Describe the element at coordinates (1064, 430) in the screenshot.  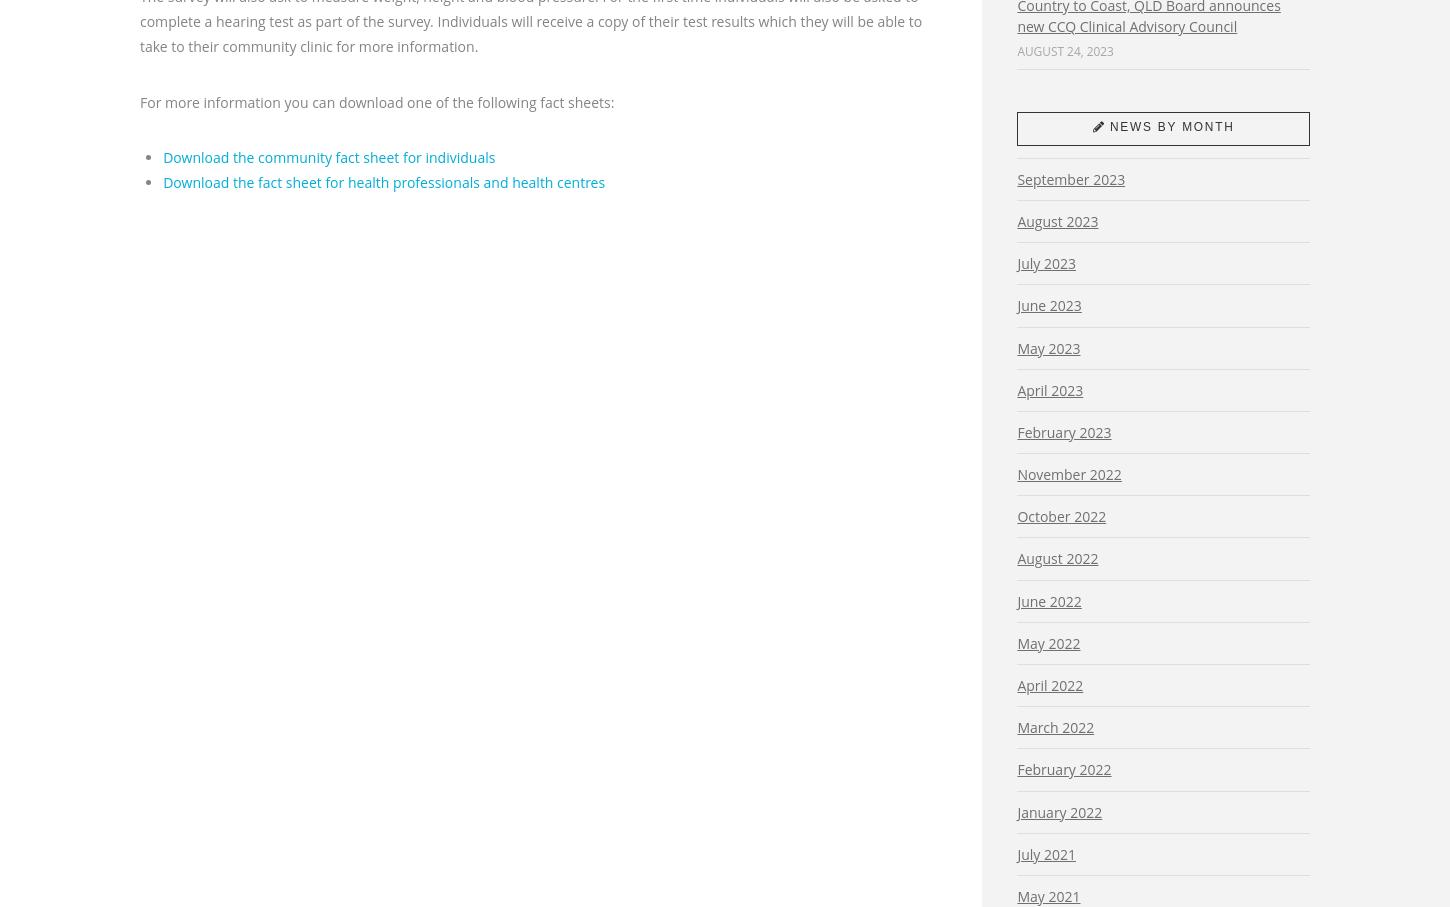
I see `'February 2023'` at that location.